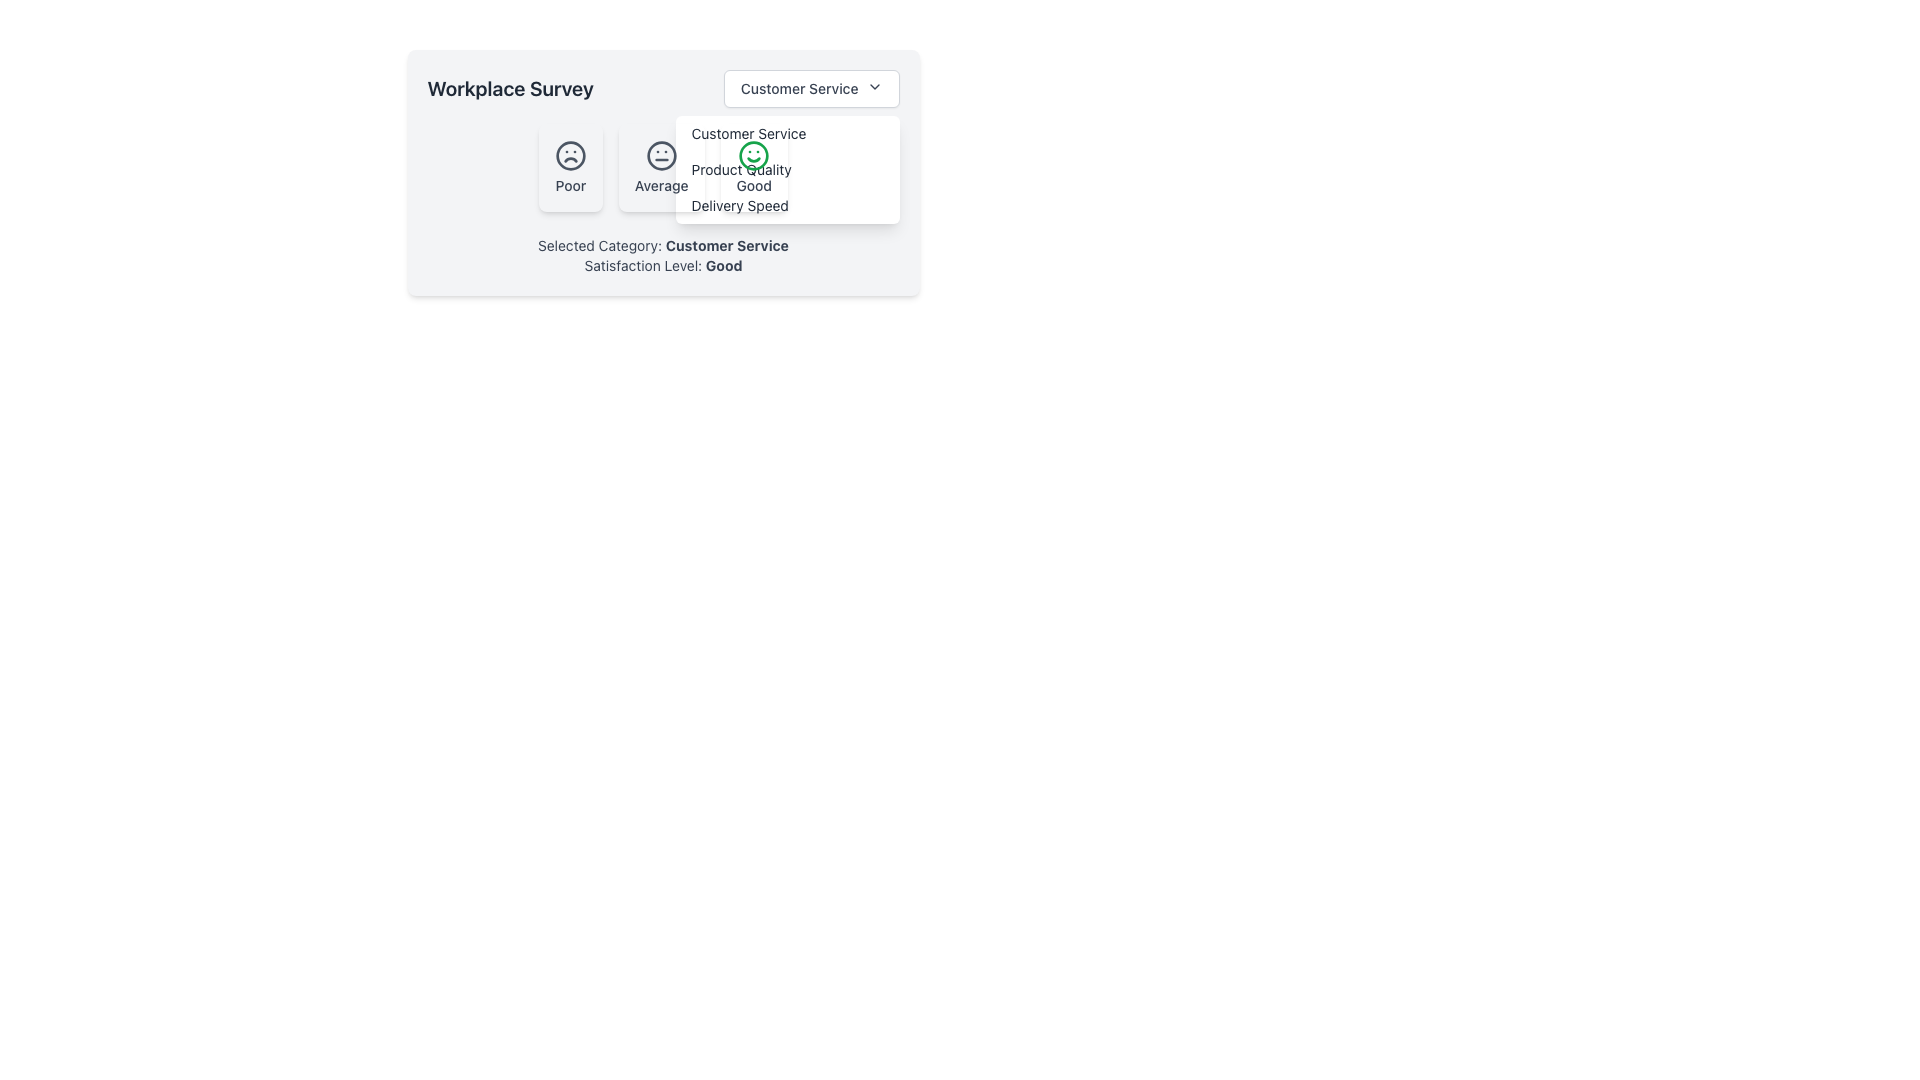 This screenshot has width=1920, height=1080. What do you see at coordinates (663, 265) in the screenshot?
I see `text label that states 'Satisfaction Level: Good', which is styled in gray and centered below 'Selected Category: Customer Service'` at bounding box center [663, 265].